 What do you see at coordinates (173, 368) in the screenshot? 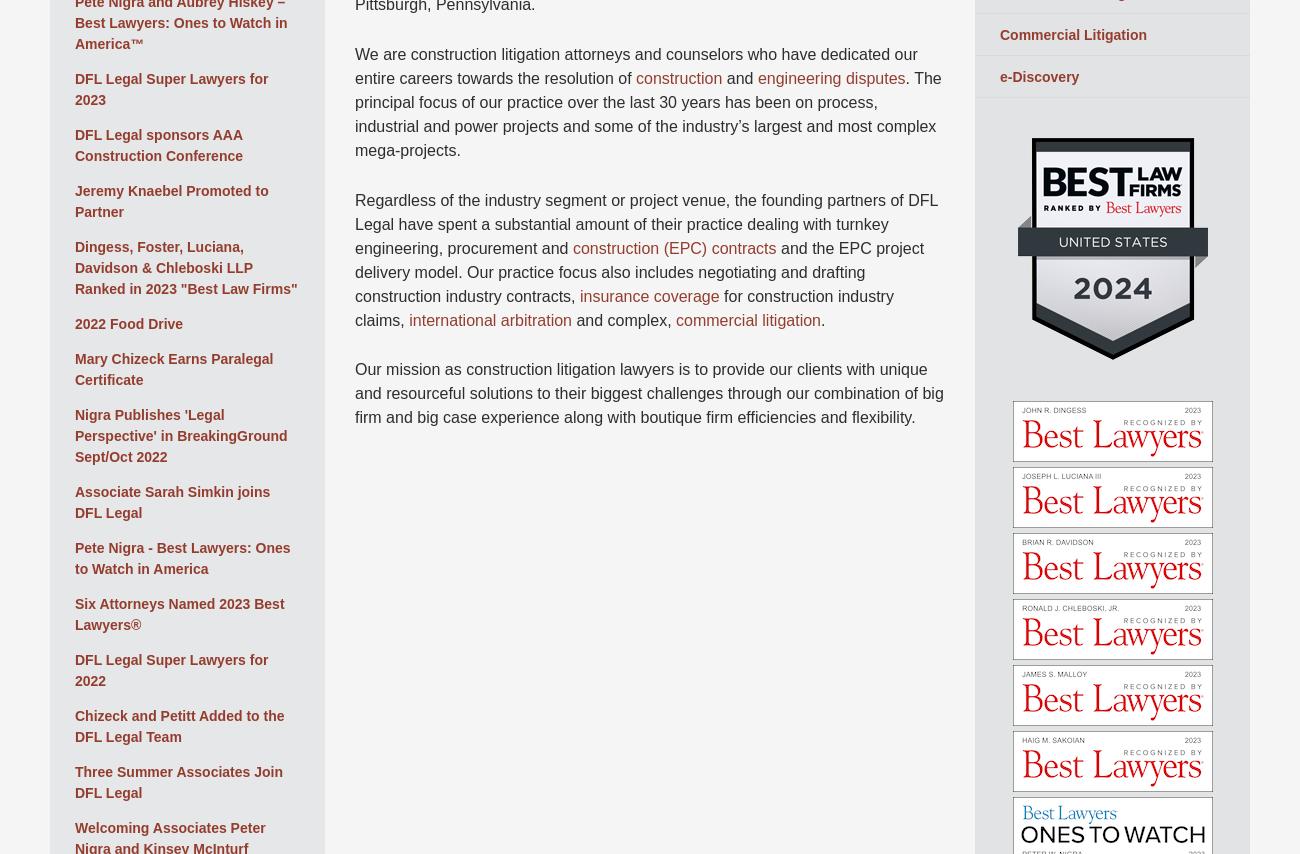
I see `'Mary Chizeck Earns Paralegal Certificate'` at bounding box center [173, 368].